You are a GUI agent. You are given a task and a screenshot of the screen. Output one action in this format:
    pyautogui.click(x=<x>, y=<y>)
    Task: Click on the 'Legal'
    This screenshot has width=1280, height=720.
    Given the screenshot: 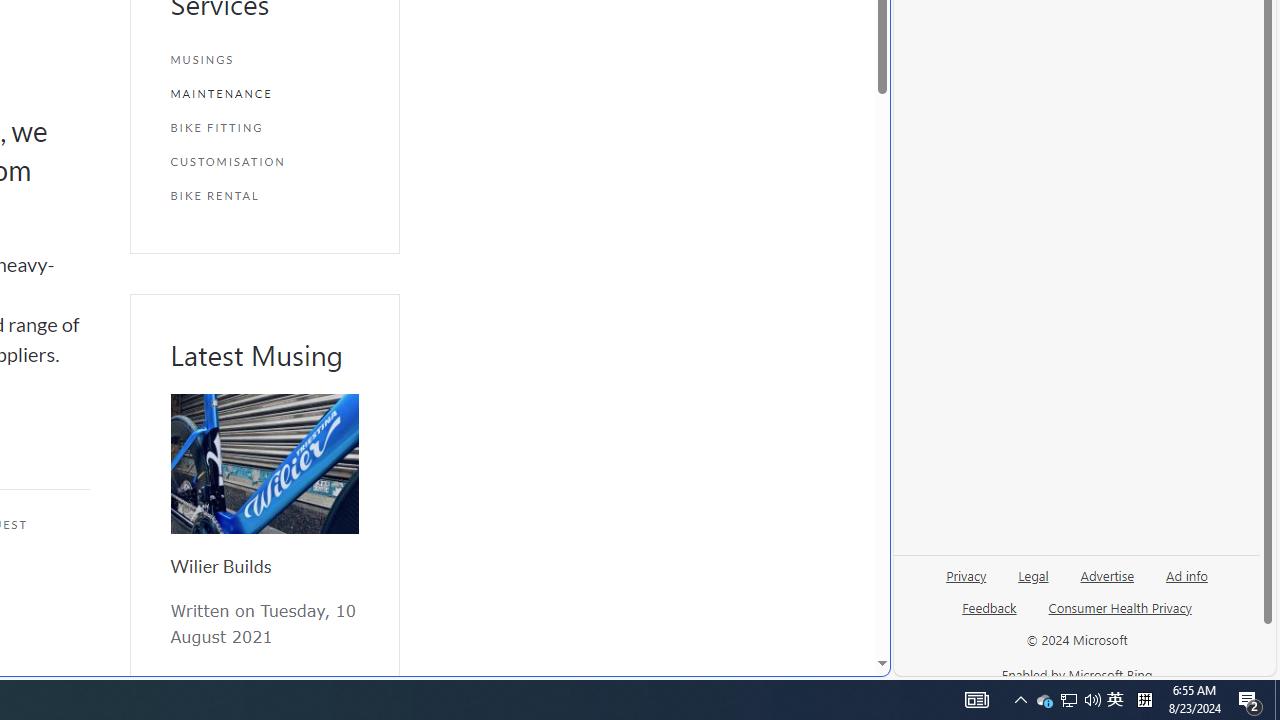 What is the action you would take?
    pyautogui.click(x=1033, y=574)
    